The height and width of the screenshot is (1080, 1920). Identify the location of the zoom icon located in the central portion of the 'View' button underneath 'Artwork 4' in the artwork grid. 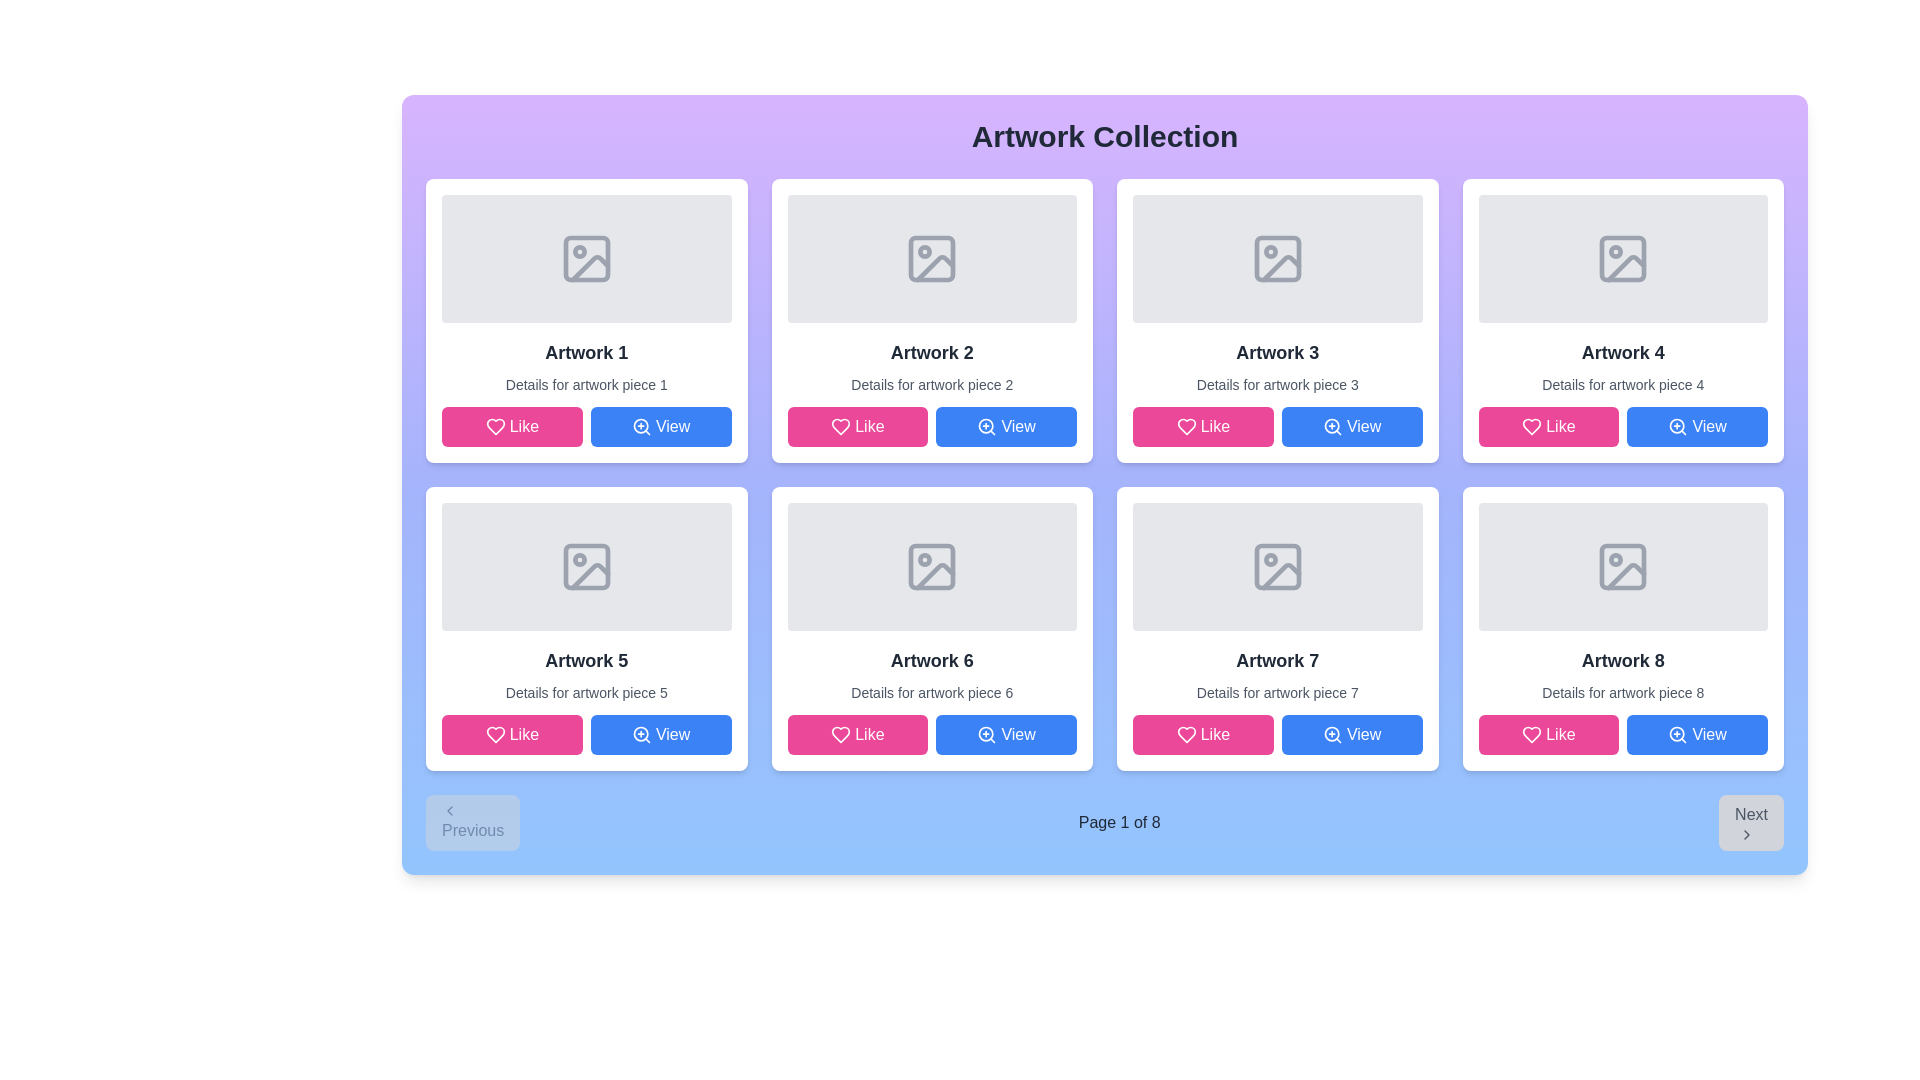
(1678, 426).